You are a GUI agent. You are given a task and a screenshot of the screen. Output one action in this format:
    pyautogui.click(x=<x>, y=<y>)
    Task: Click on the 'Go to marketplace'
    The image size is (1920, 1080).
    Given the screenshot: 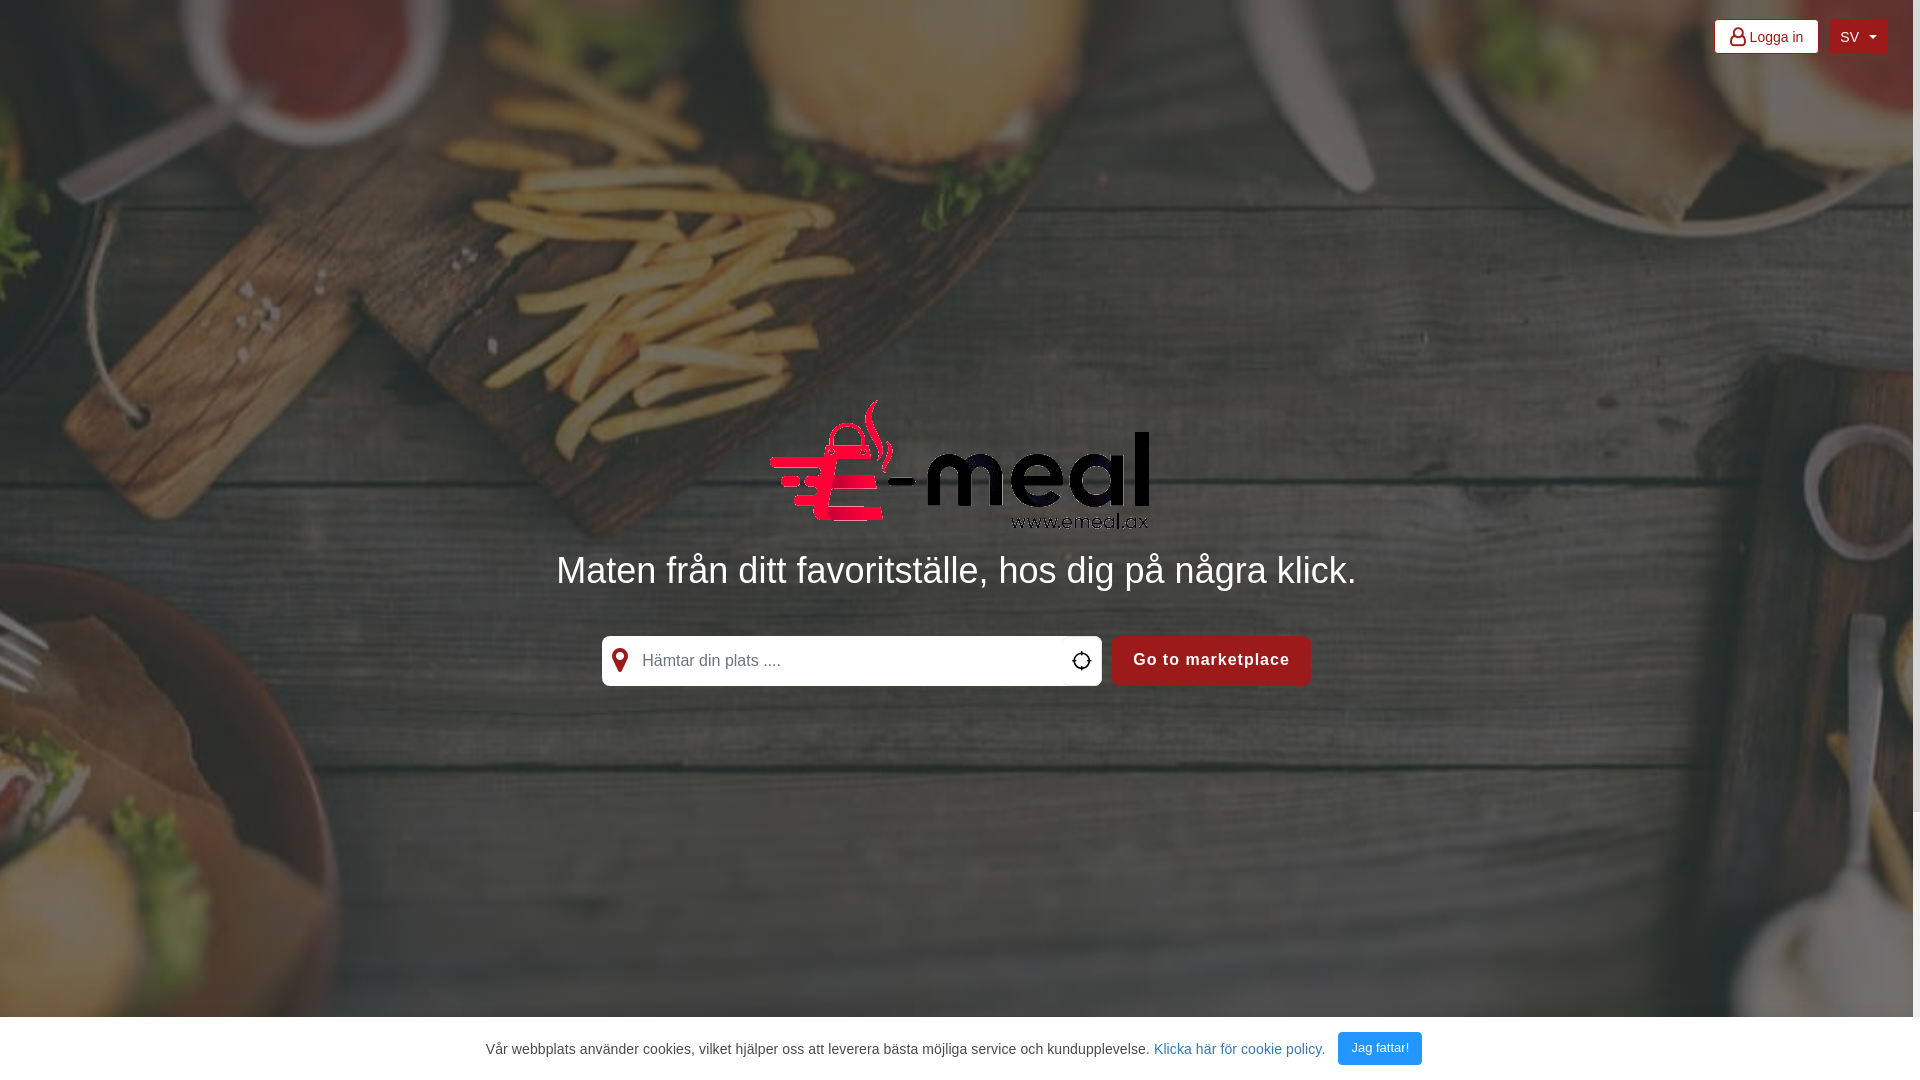 What is the action you would take?
    pyautogui.click(x=1111, y=660)
    